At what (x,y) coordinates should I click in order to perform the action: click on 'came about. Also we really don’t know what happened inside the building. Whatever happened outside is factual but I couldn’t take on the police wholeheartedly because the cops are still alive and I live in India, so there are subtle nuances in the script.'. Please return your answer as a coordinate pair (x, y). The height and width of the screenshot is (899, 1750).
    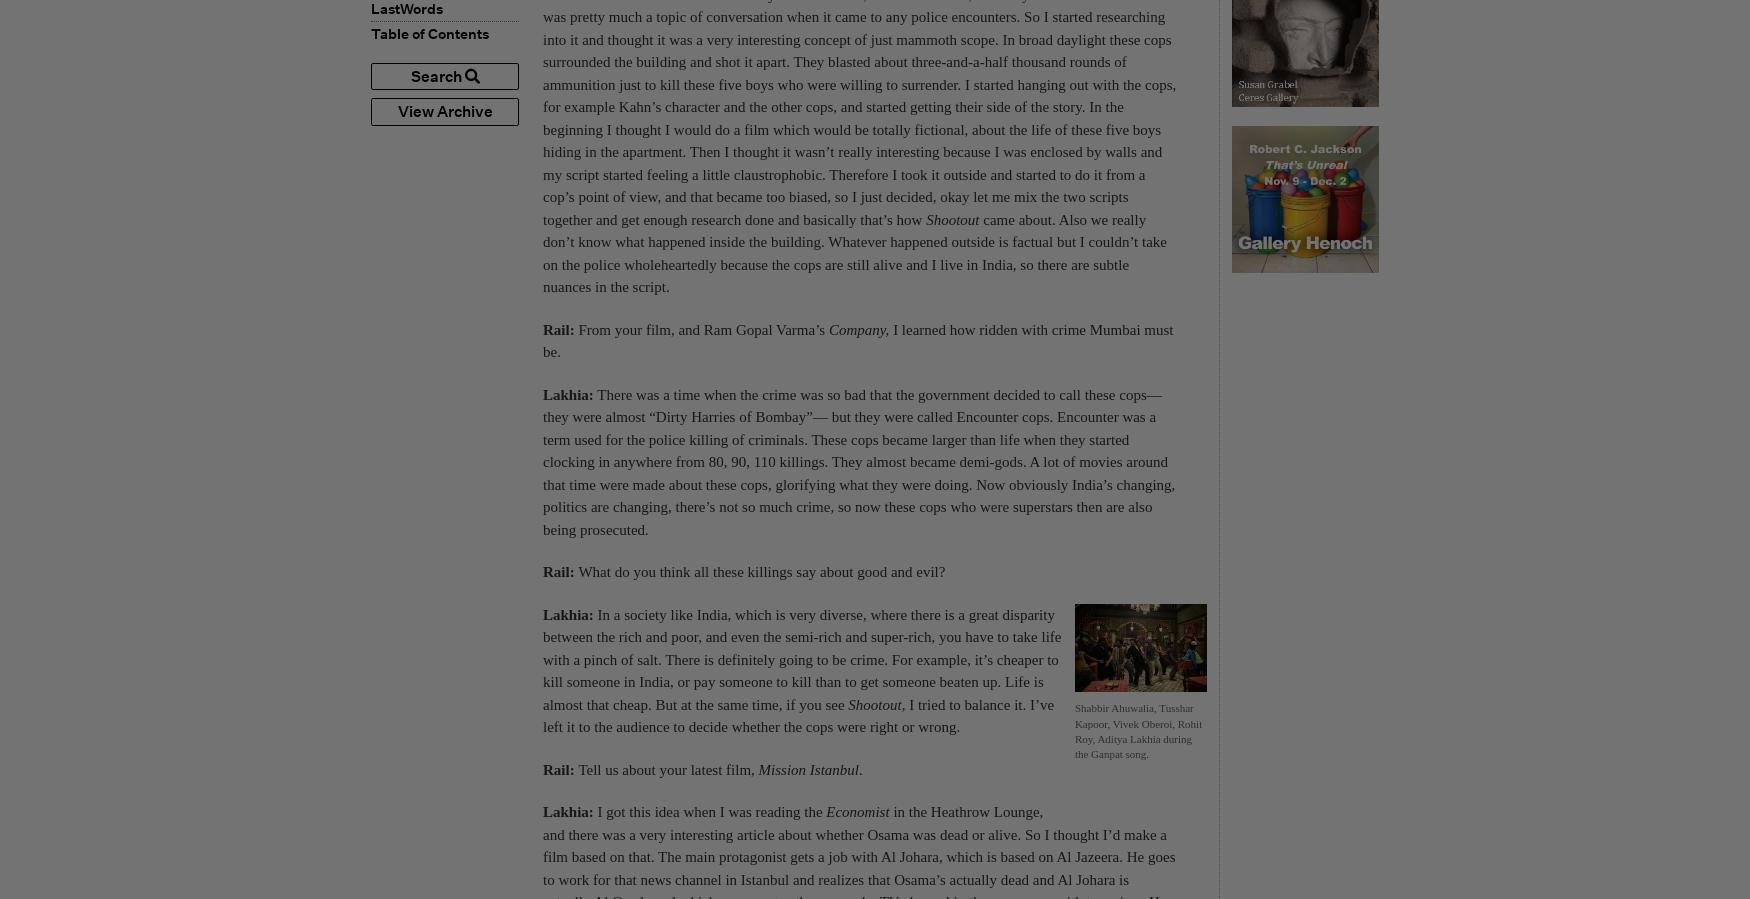
    Looking at the image, I should click on (542, 252).